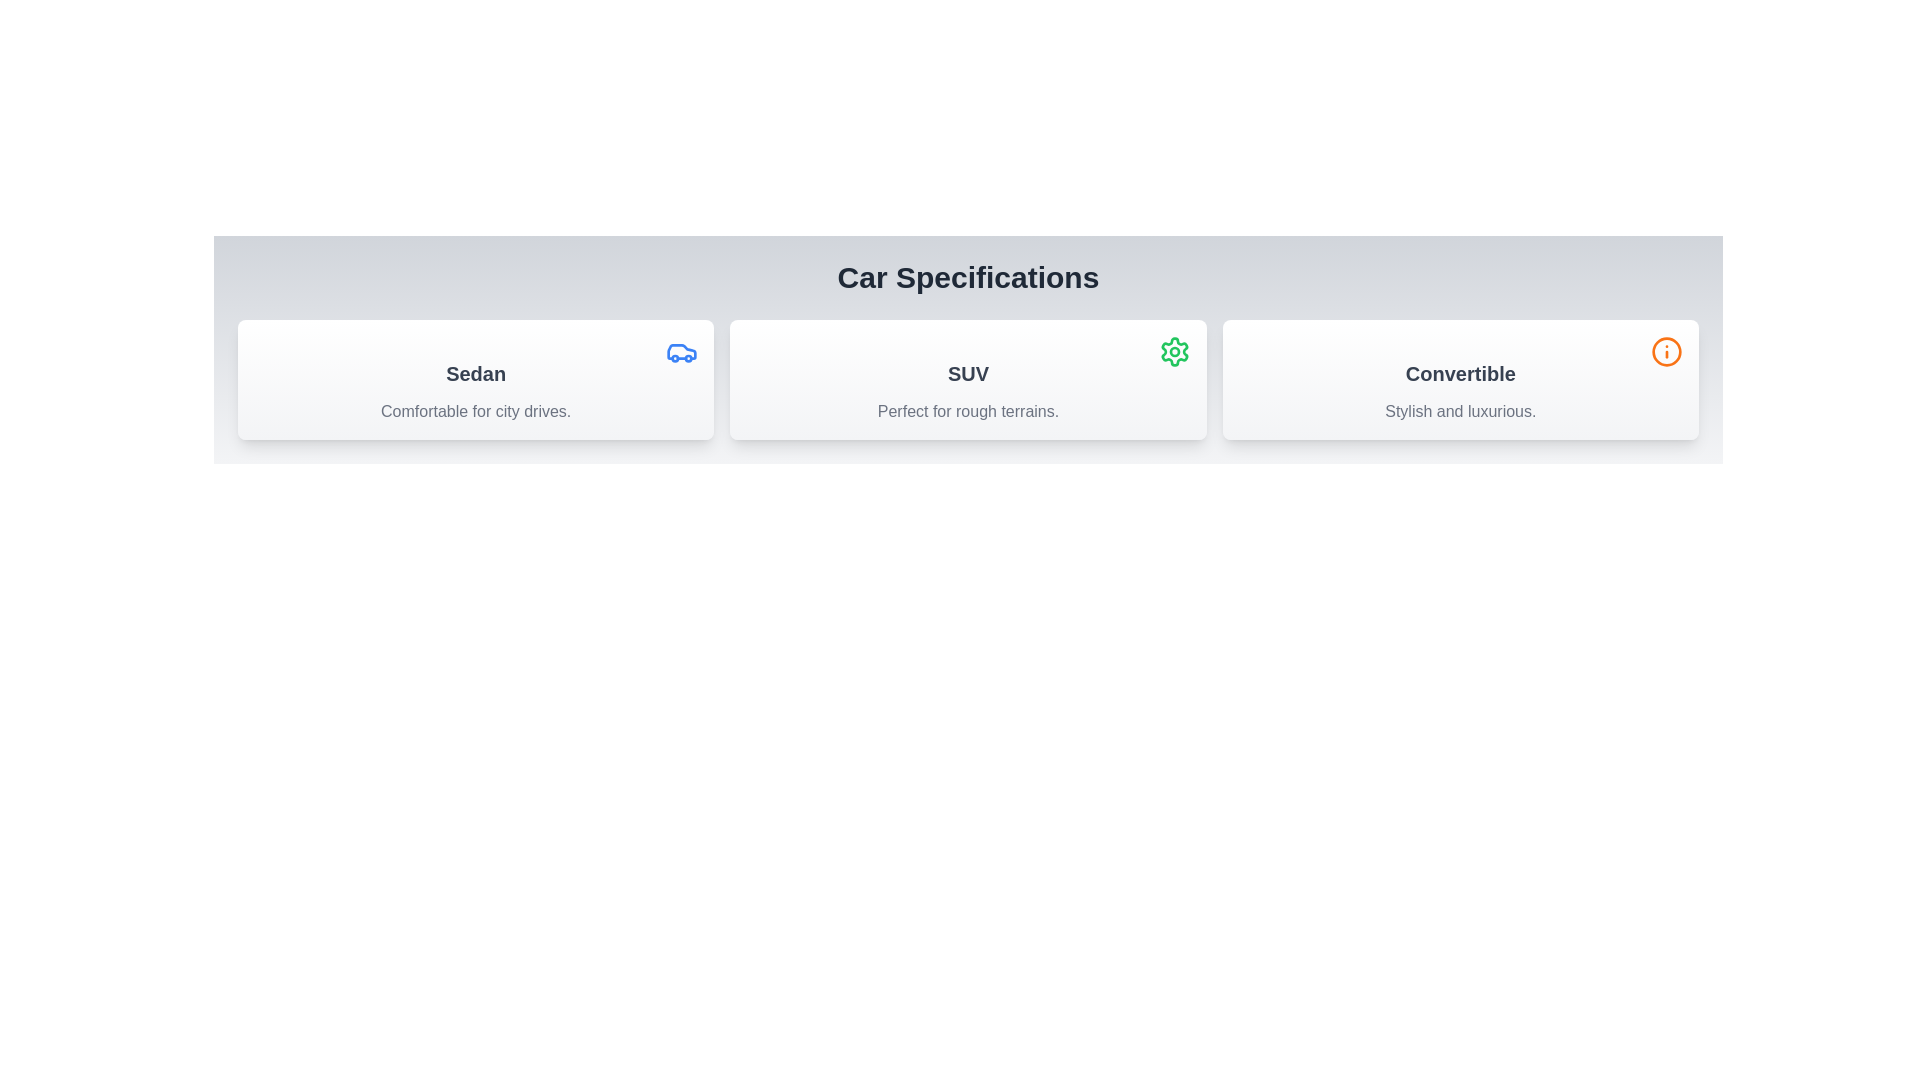 The image size is (1920, 1080). I want to click on the text label that describes the suitability of the 'SUV' card, located at the bottom section of the central card in a three-card layout, so click(968, 411).